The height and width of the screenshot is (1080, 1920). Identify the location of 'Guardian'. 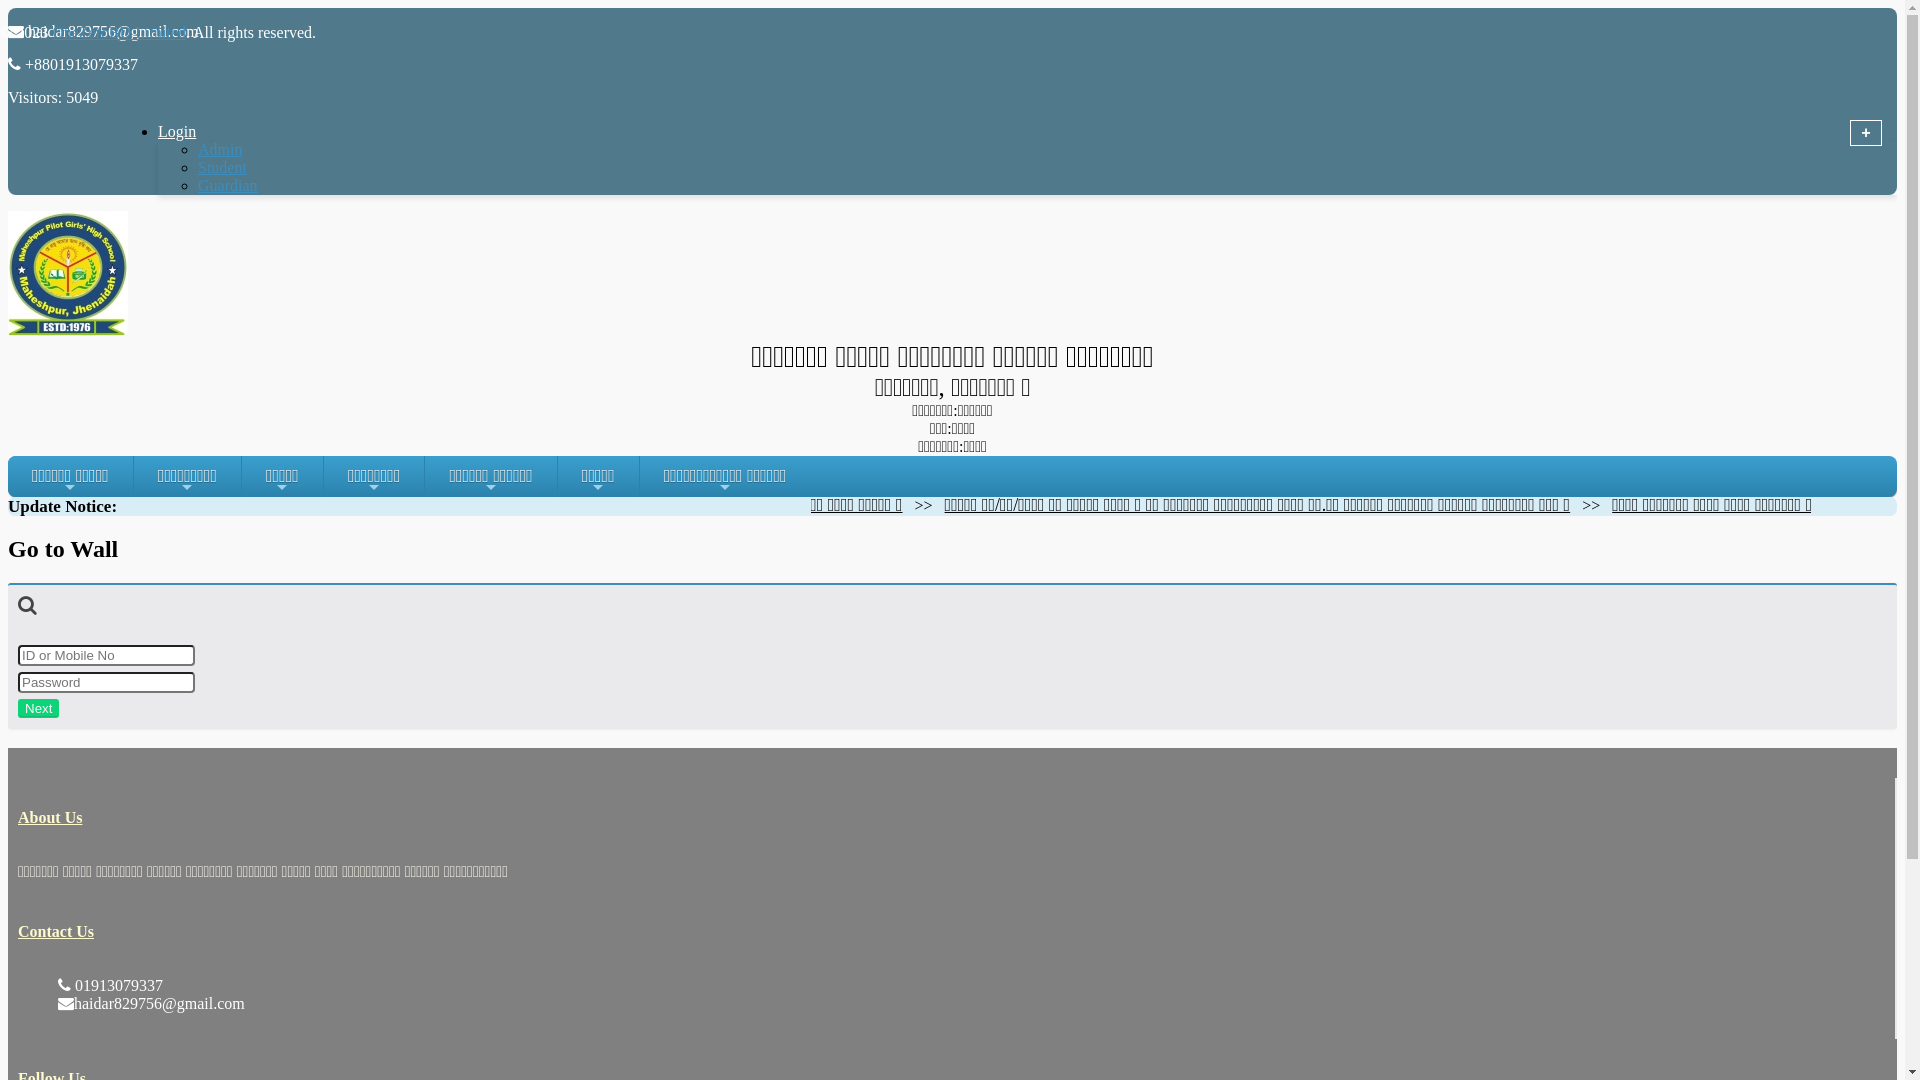
(227, 185).